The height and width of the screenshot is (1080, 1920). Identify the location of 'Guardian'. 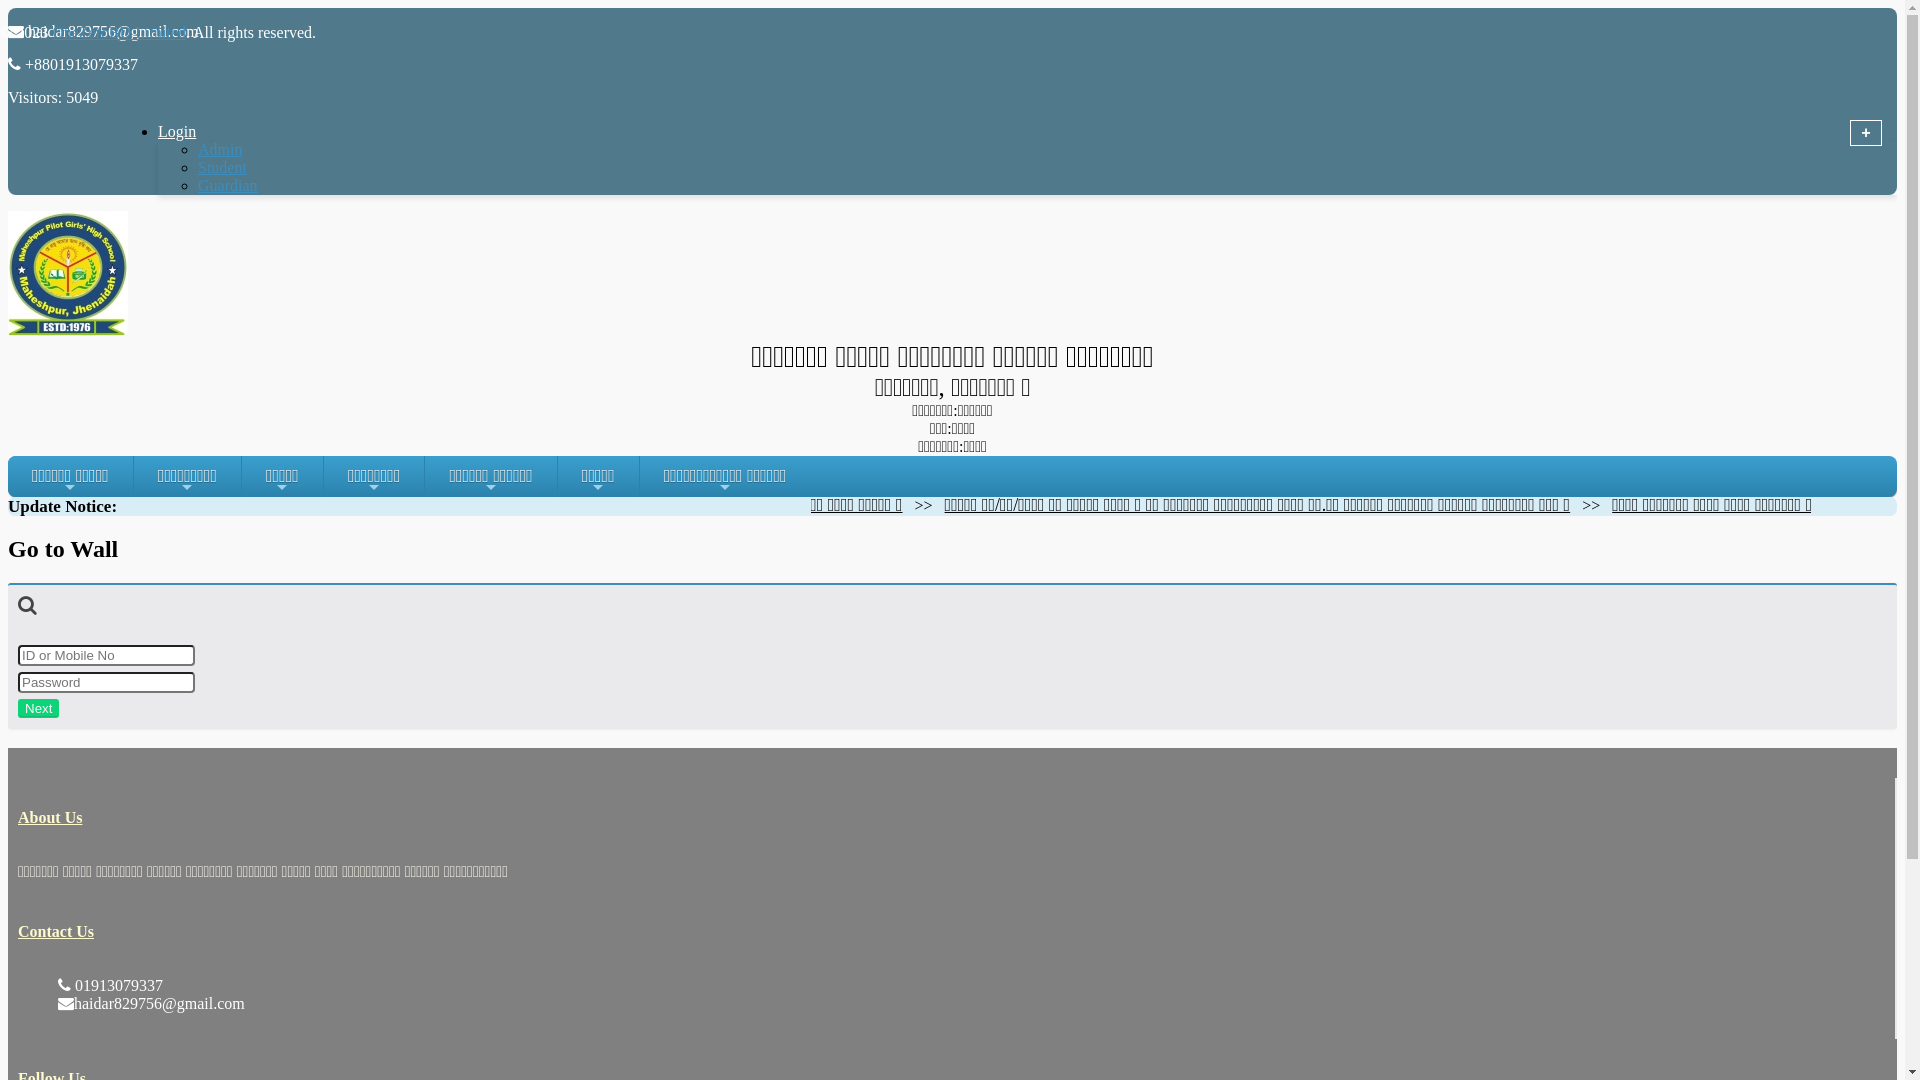
(227, 185).